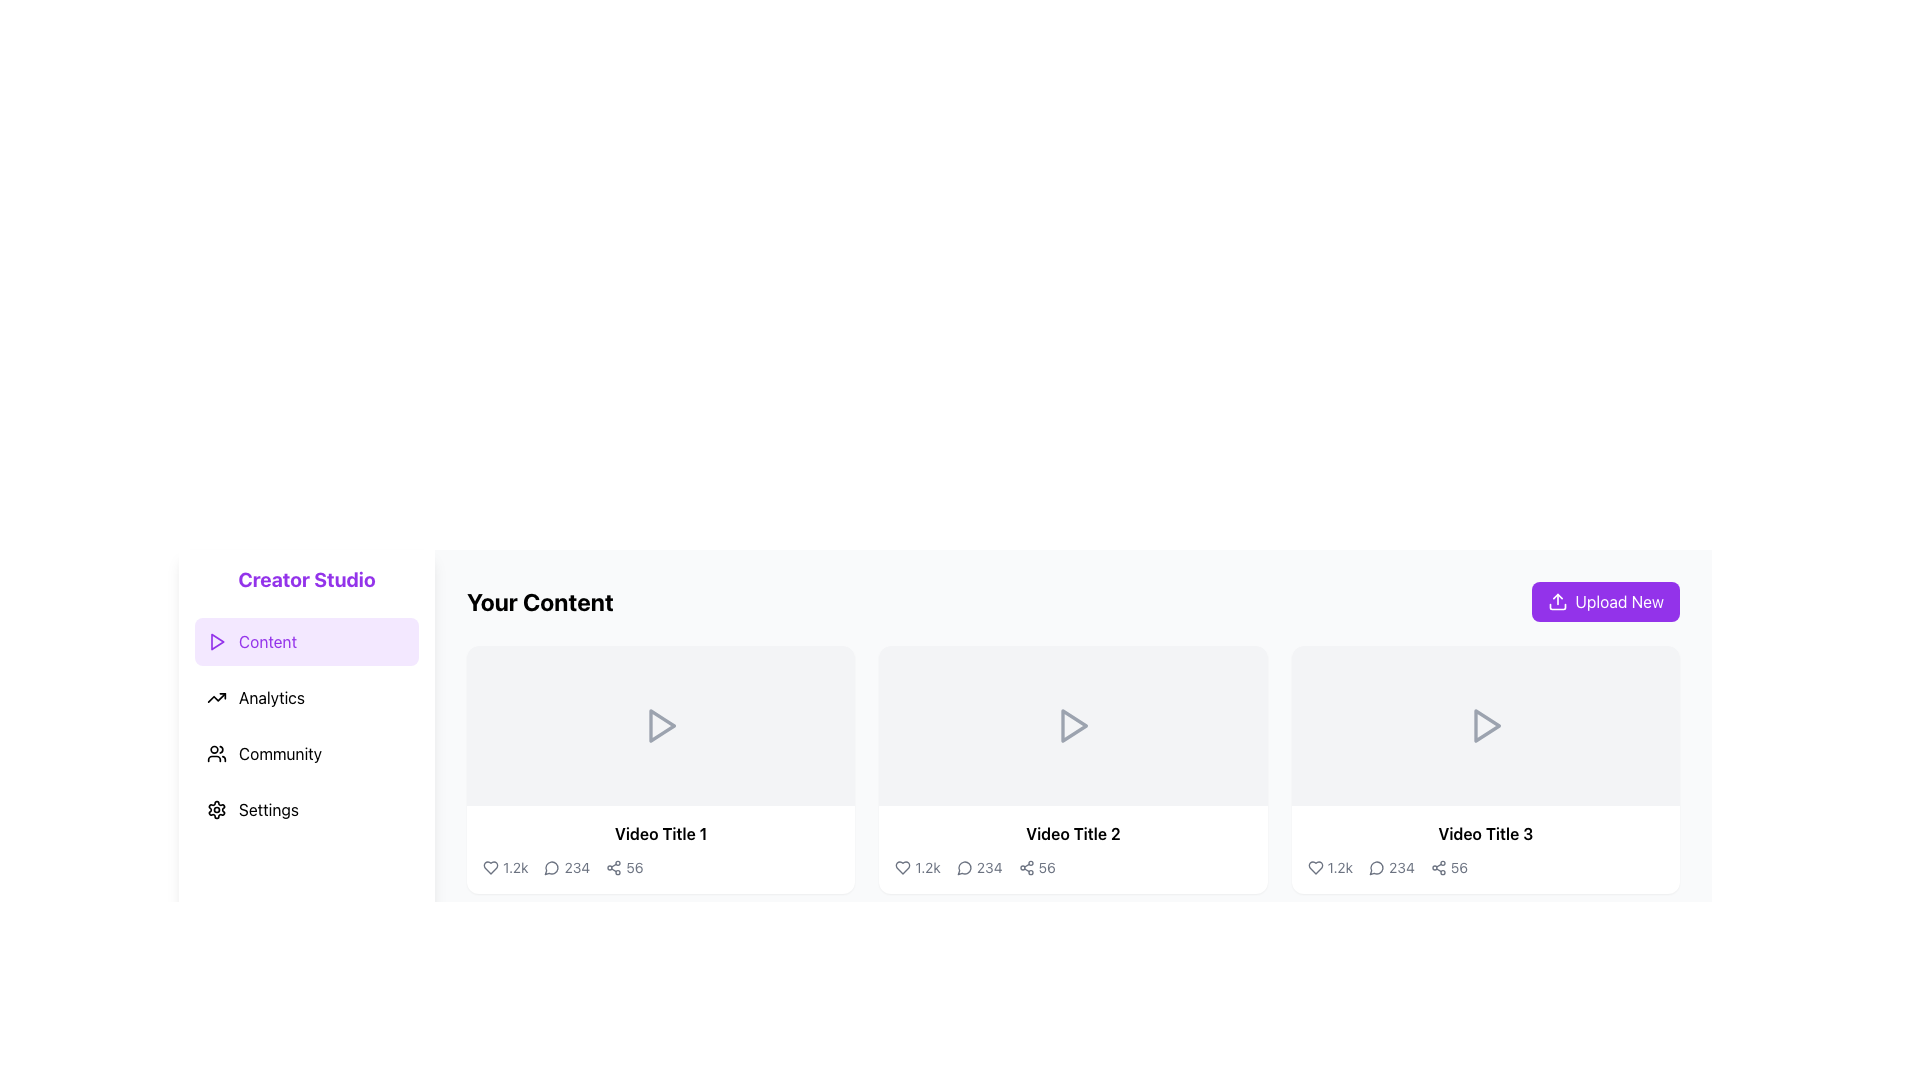 This screenshot has width=1920, height=1080. What do you see at coordinates (662, 725) in the screenshot?
I see `the play button located at the center of the first video card in the 'Your Content' section` at bounding box center [662, 725].